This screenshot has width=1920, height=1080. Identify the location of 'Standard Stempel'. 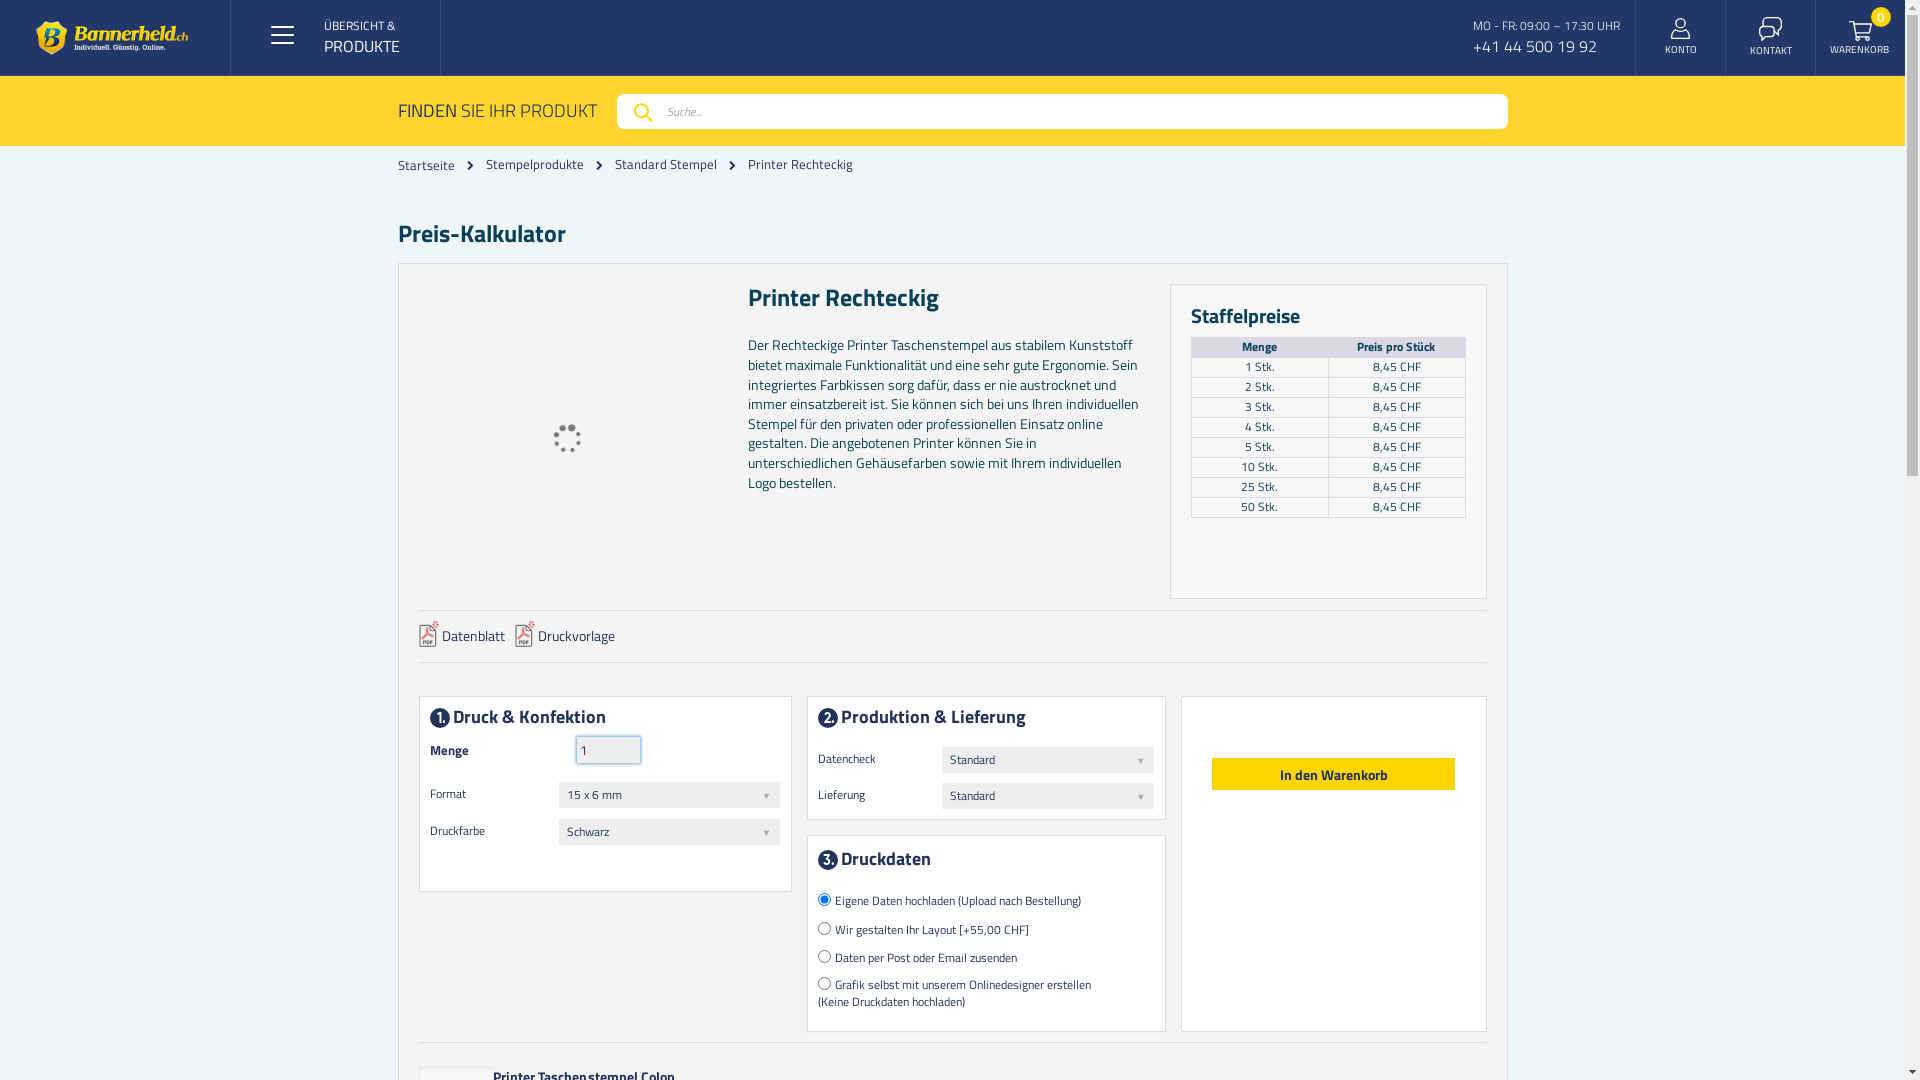
(665, 163).